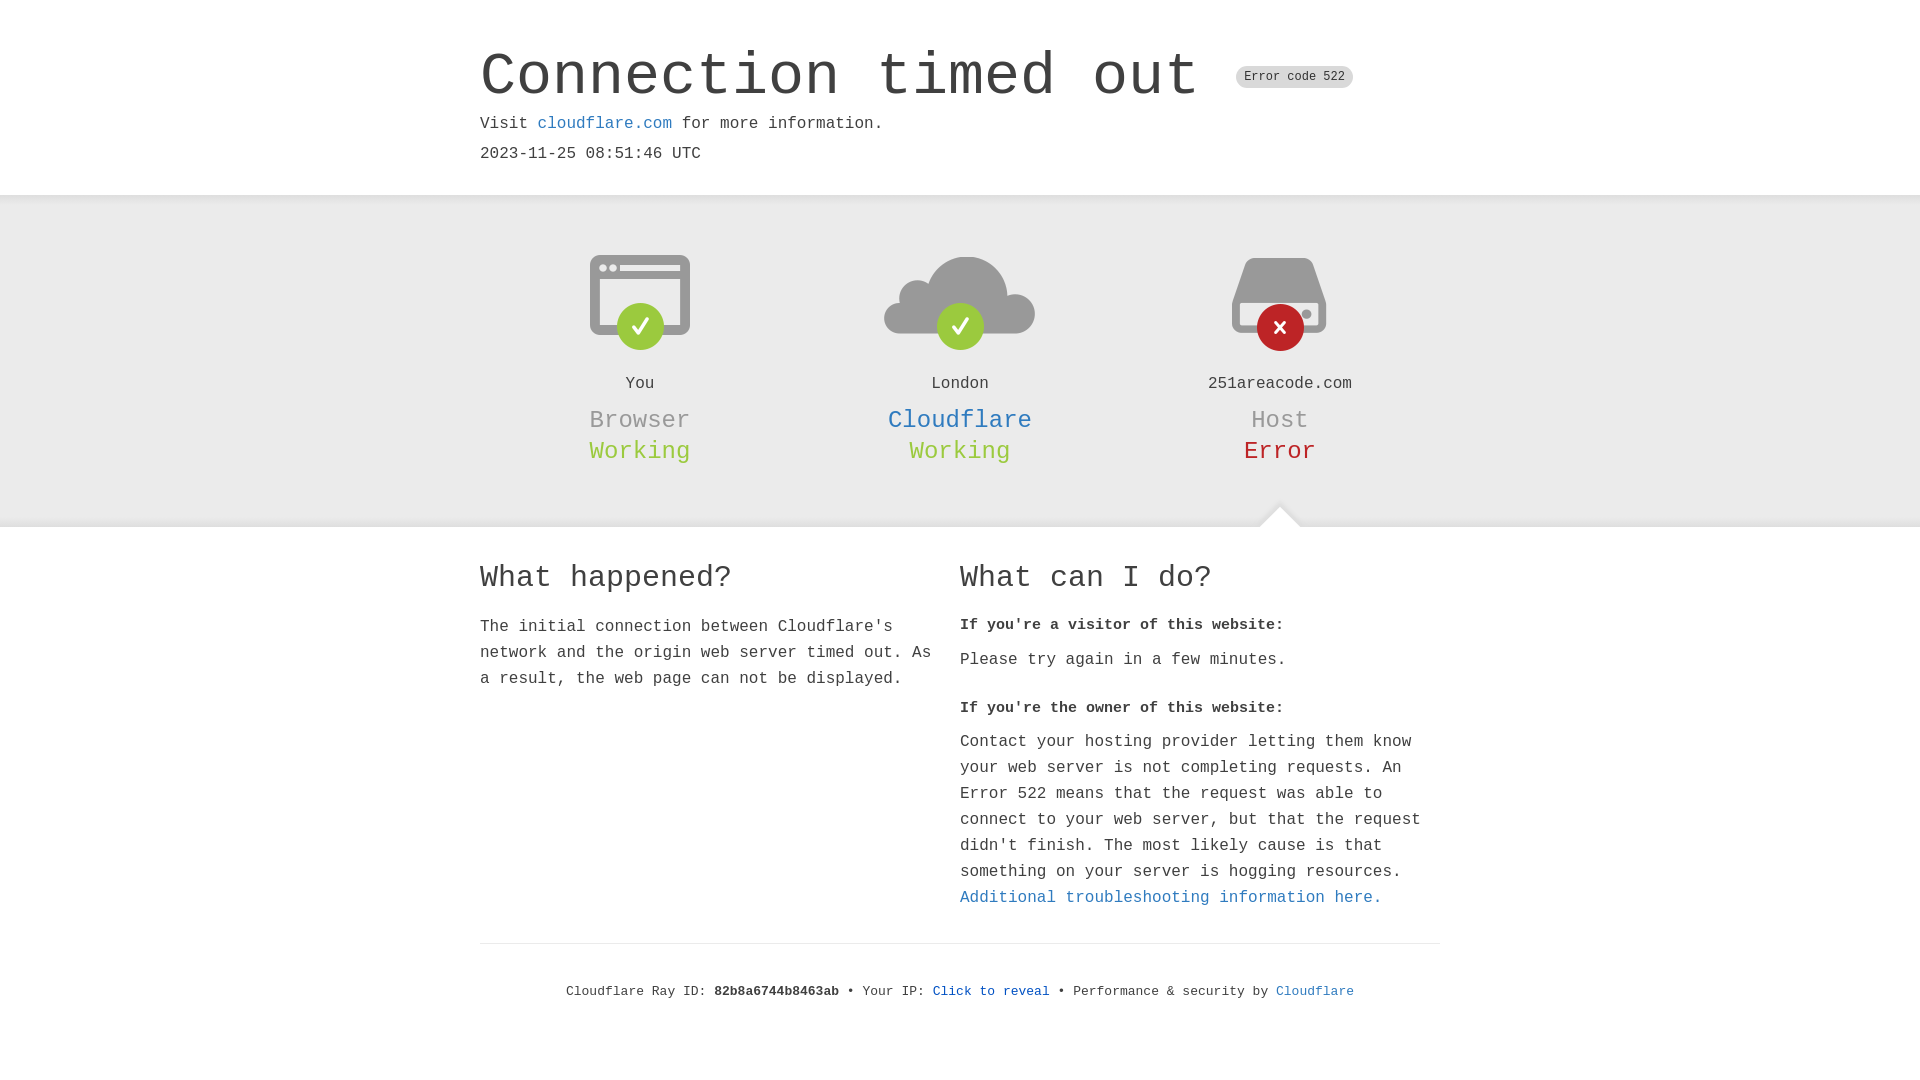  I want to click on 'cloudflare.com', so click(603, 123).